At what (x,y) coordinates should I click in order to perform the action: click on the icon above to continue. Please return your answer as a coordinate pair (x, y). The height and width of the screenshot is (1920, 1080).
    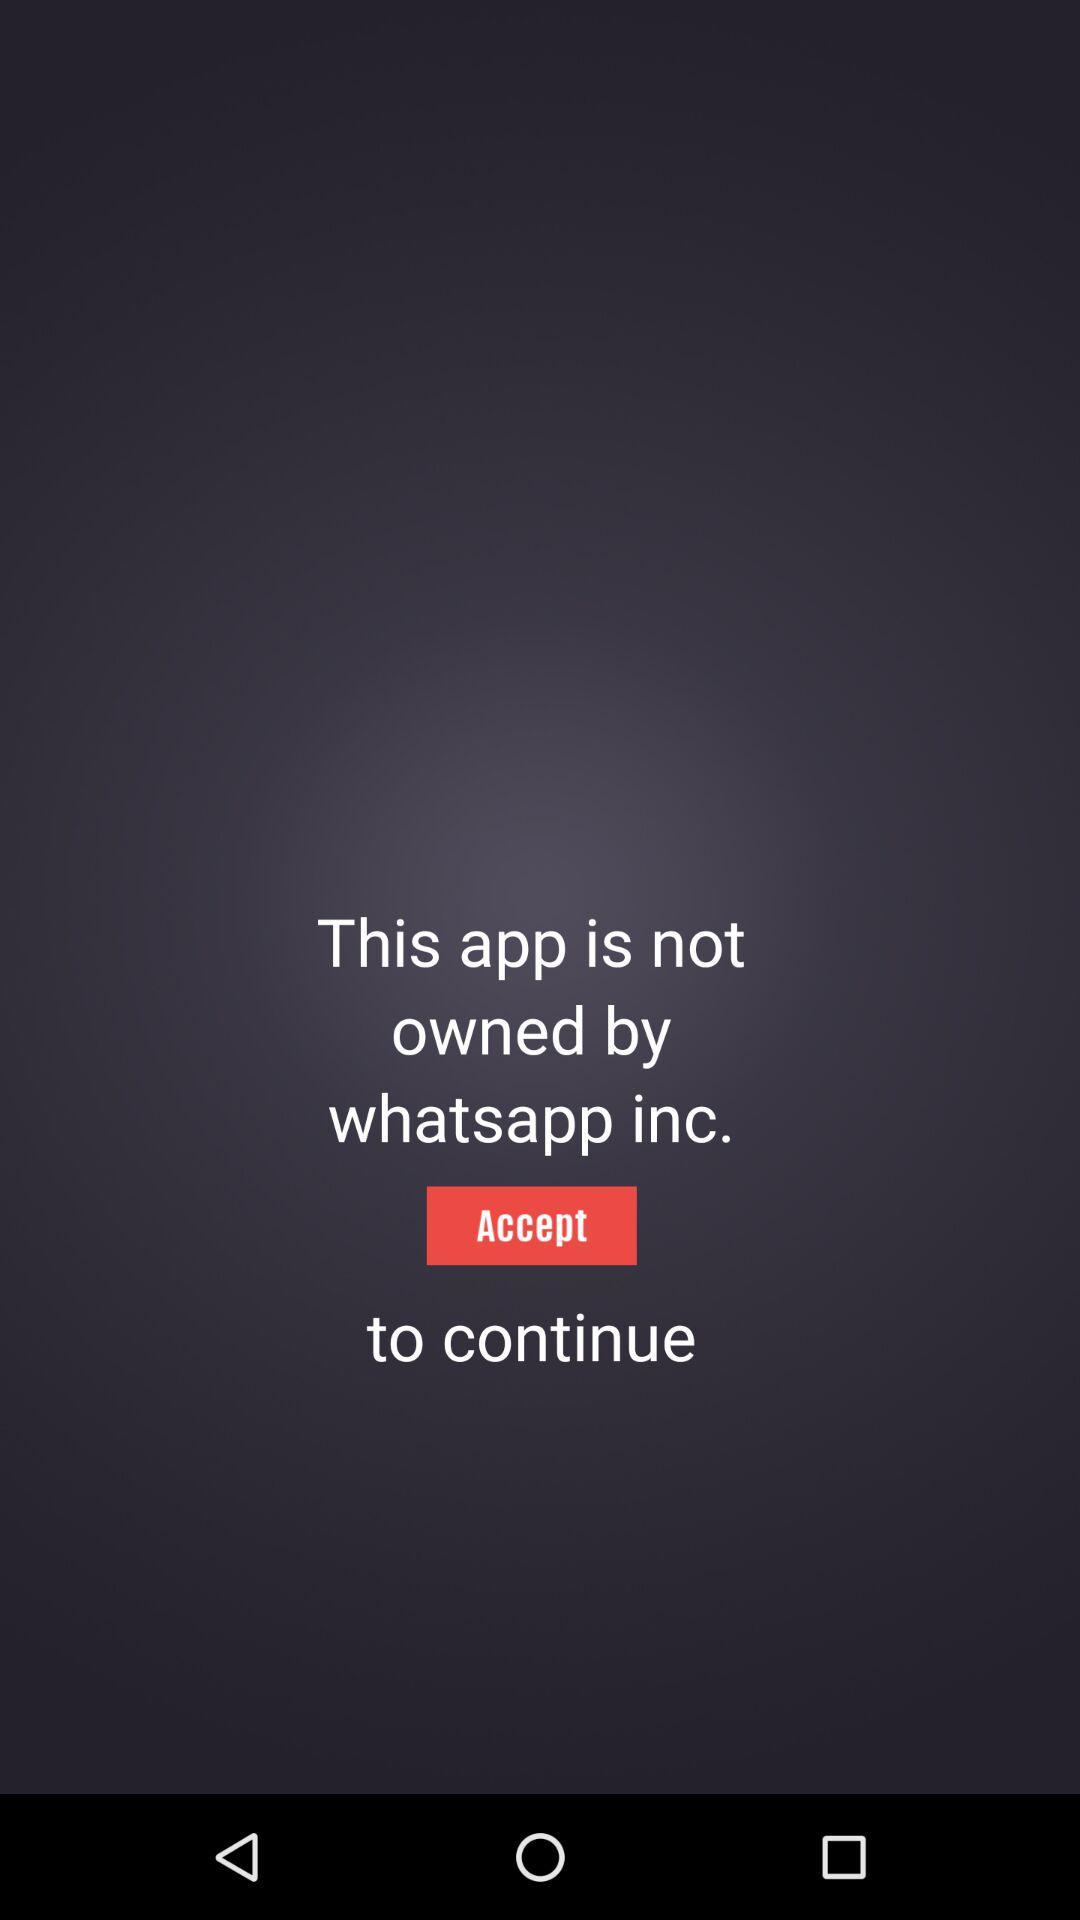
    Looking at the image, I should click on (530, 1224).